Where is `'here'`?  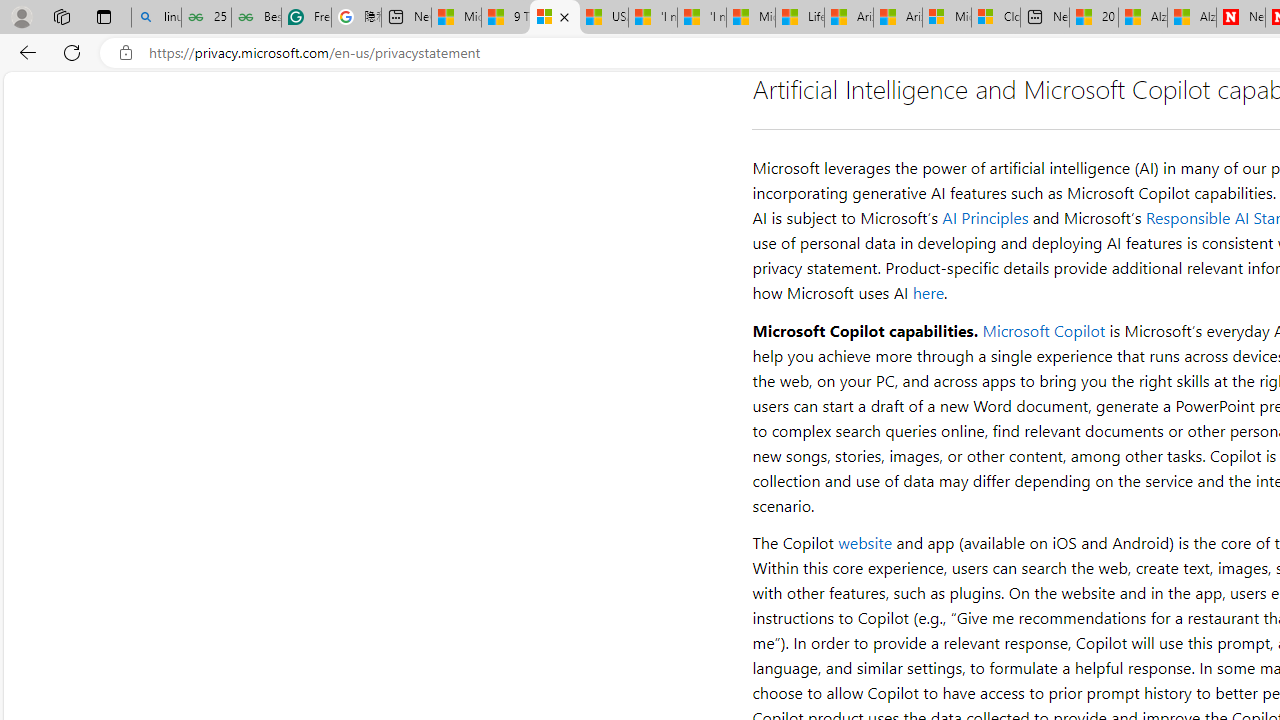 'here' is located at coordinates (927, 293).